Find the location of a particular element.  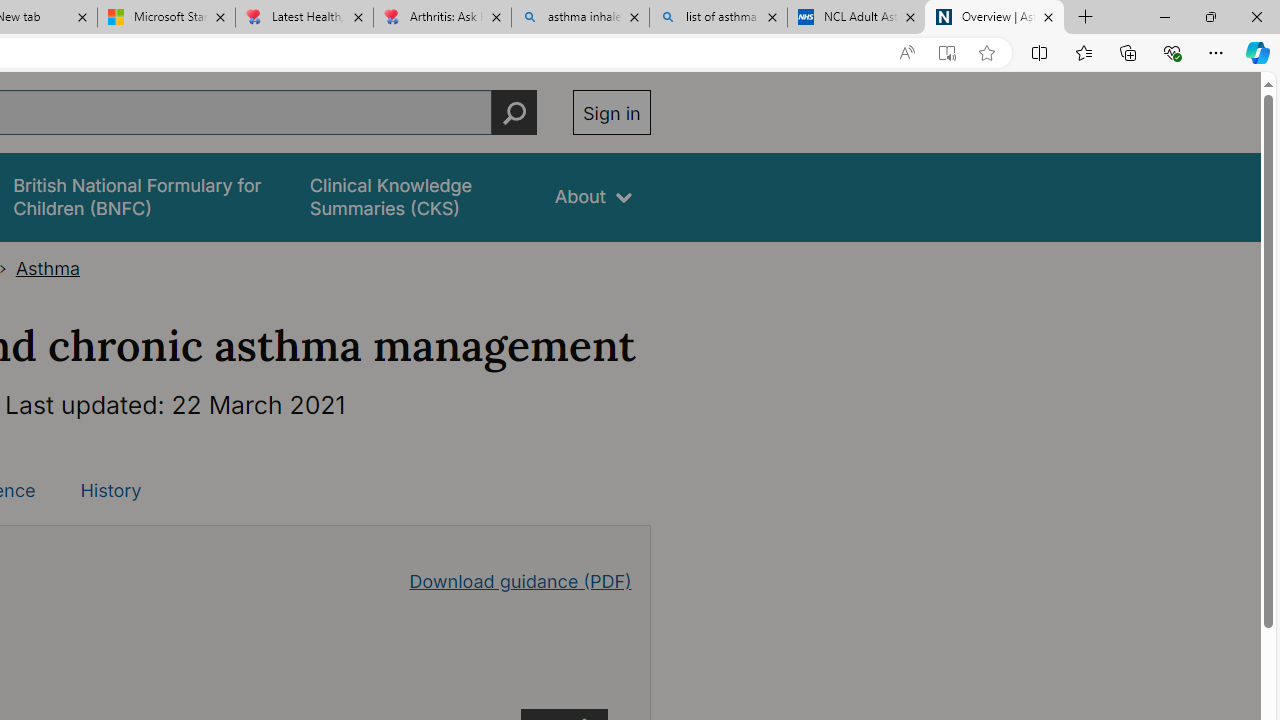

'Arthritis: Ask Health Professionals' is located at coordinates (441, 17).